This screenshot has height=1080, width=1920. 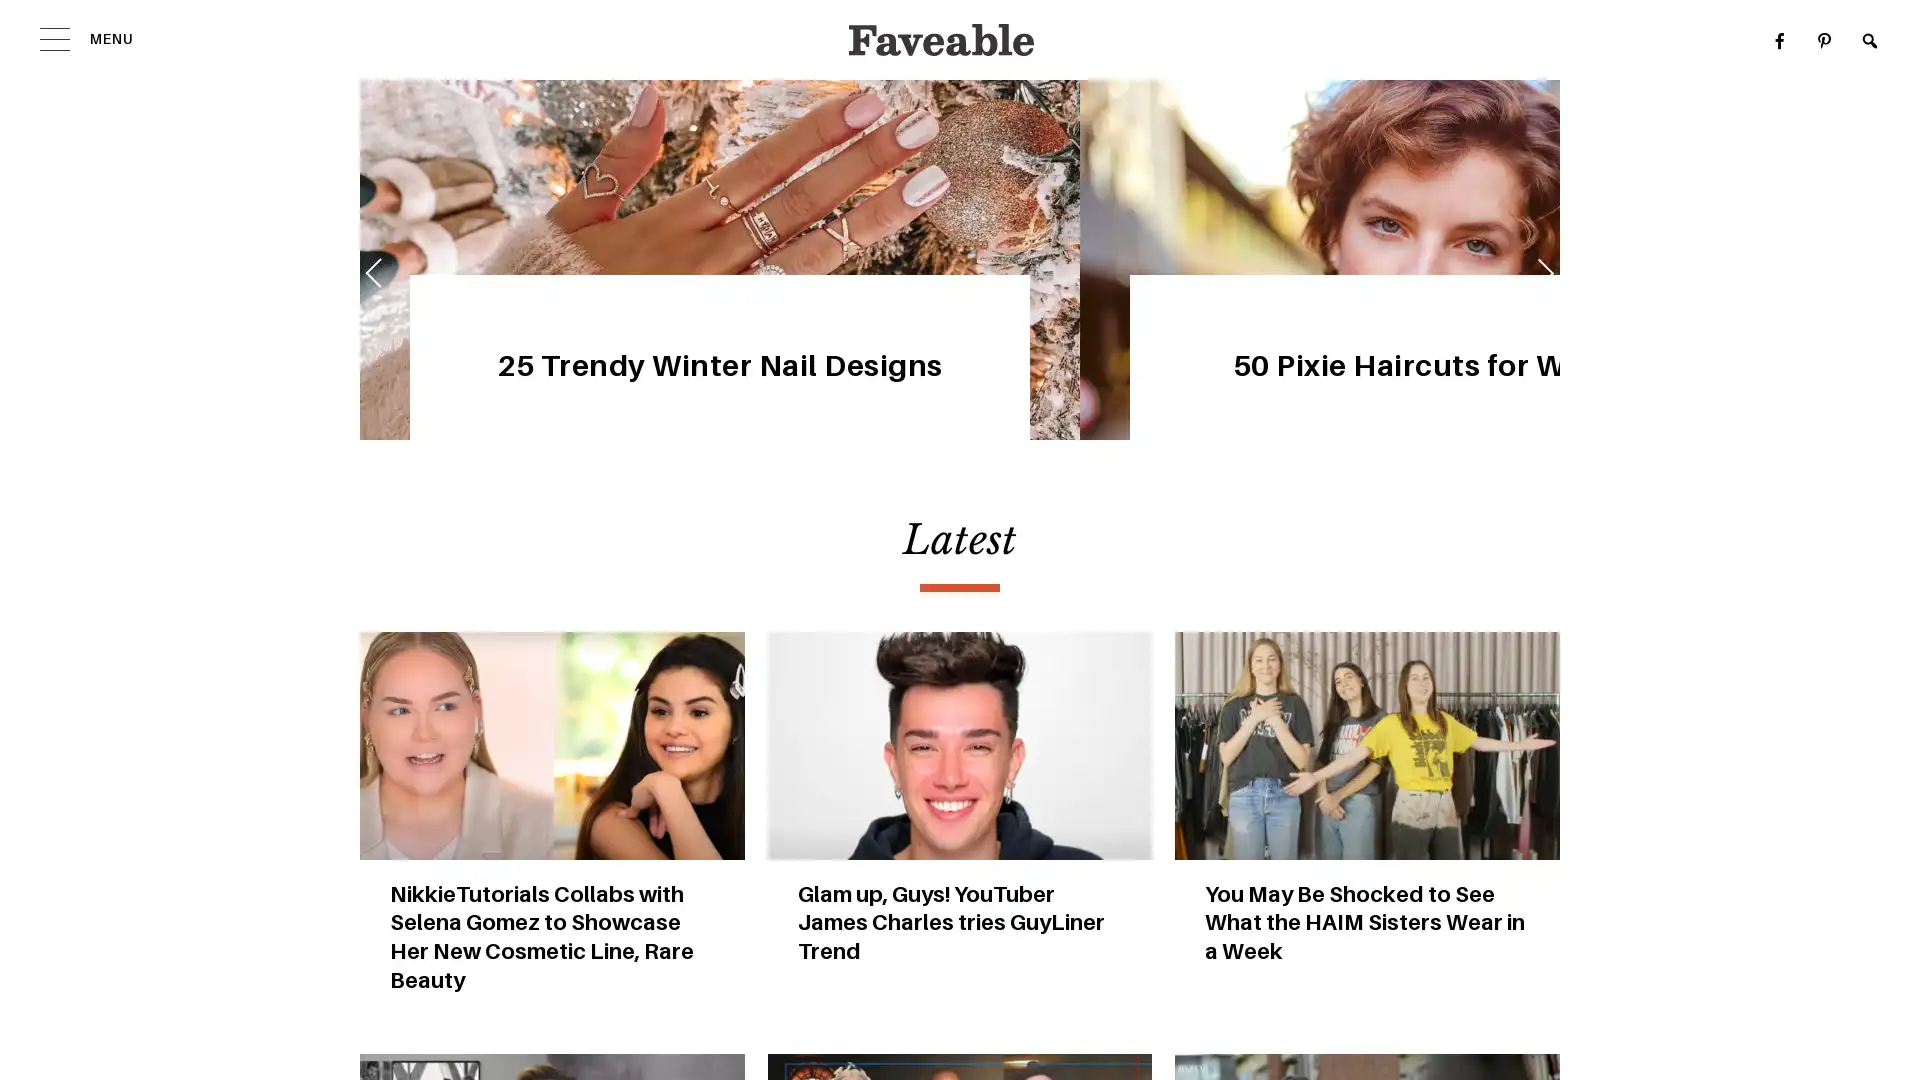 I want to click on MENU, so click(x=138, y=39).